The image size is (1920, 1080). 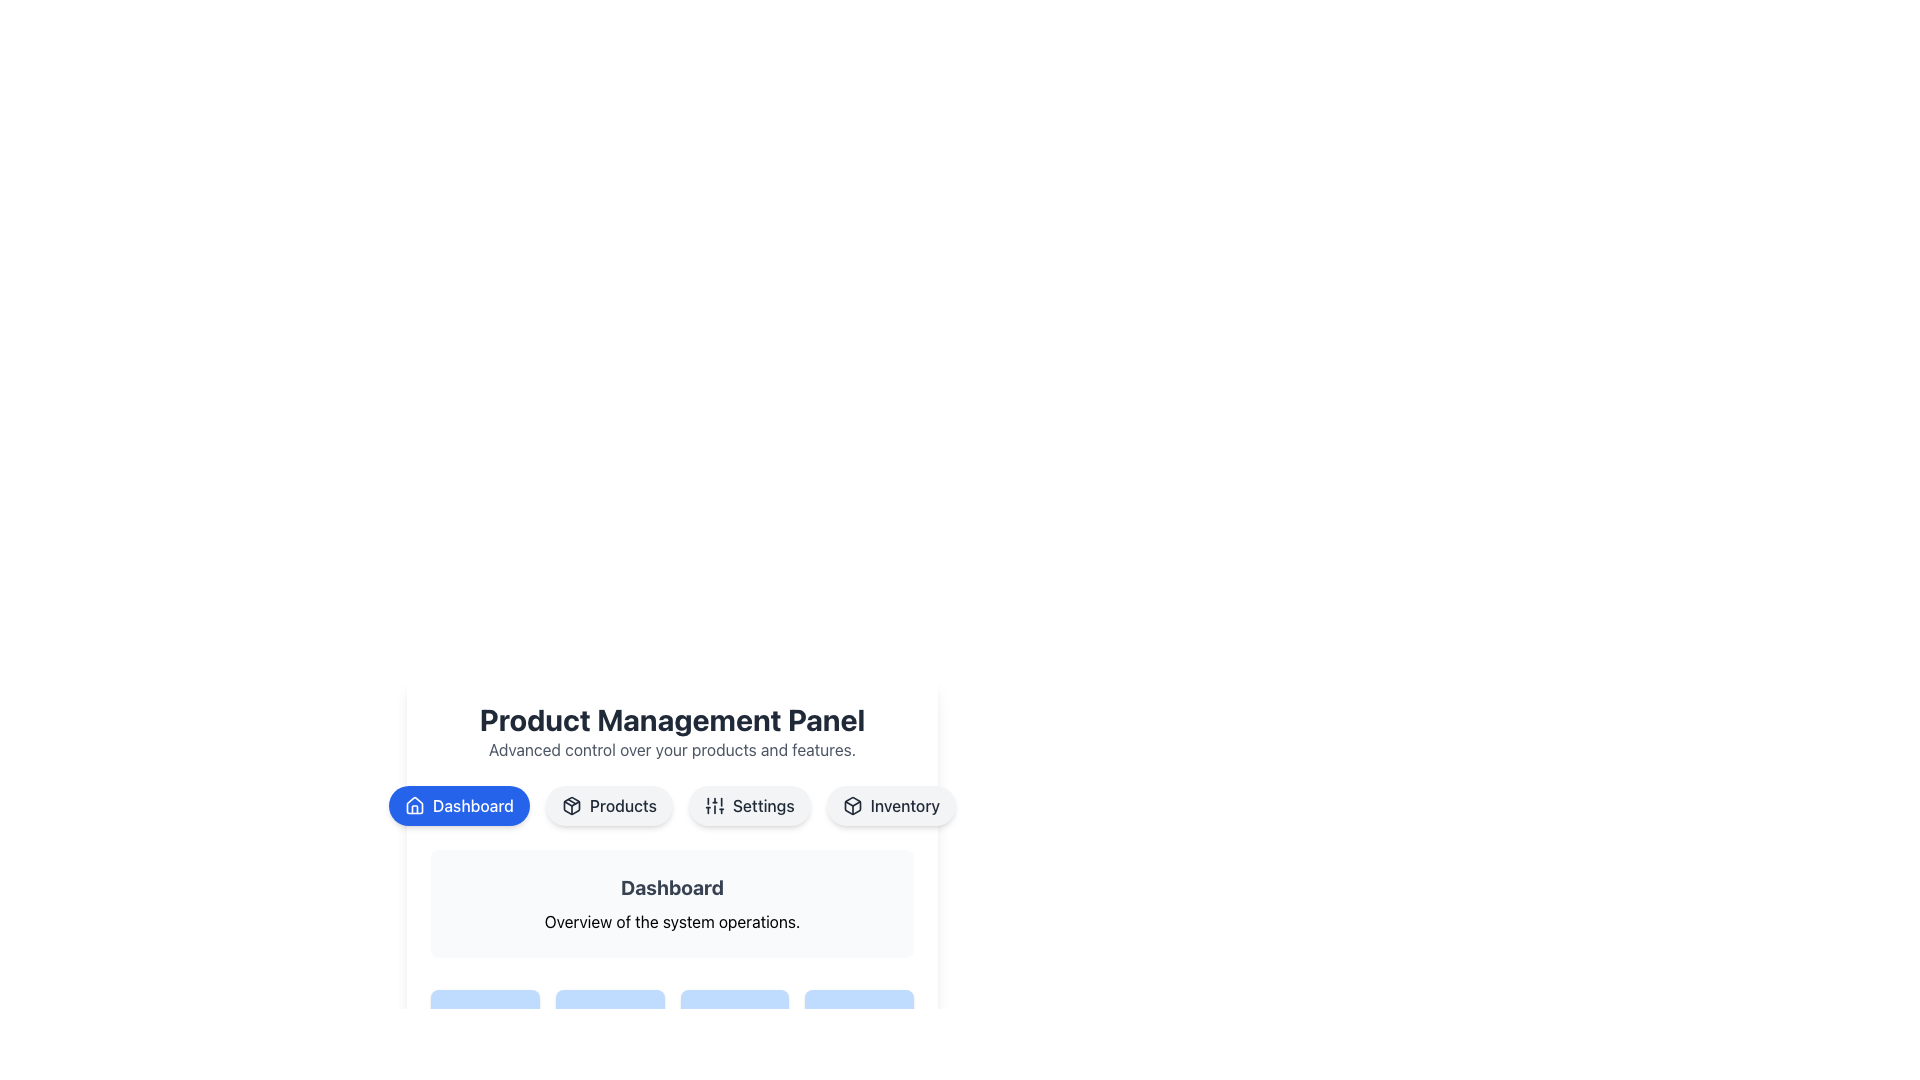 I want to click on the blue house-shaped icon located within the top navigation section, positioned to the left of the 'Dashboard' button, so click(x=413, y=804).